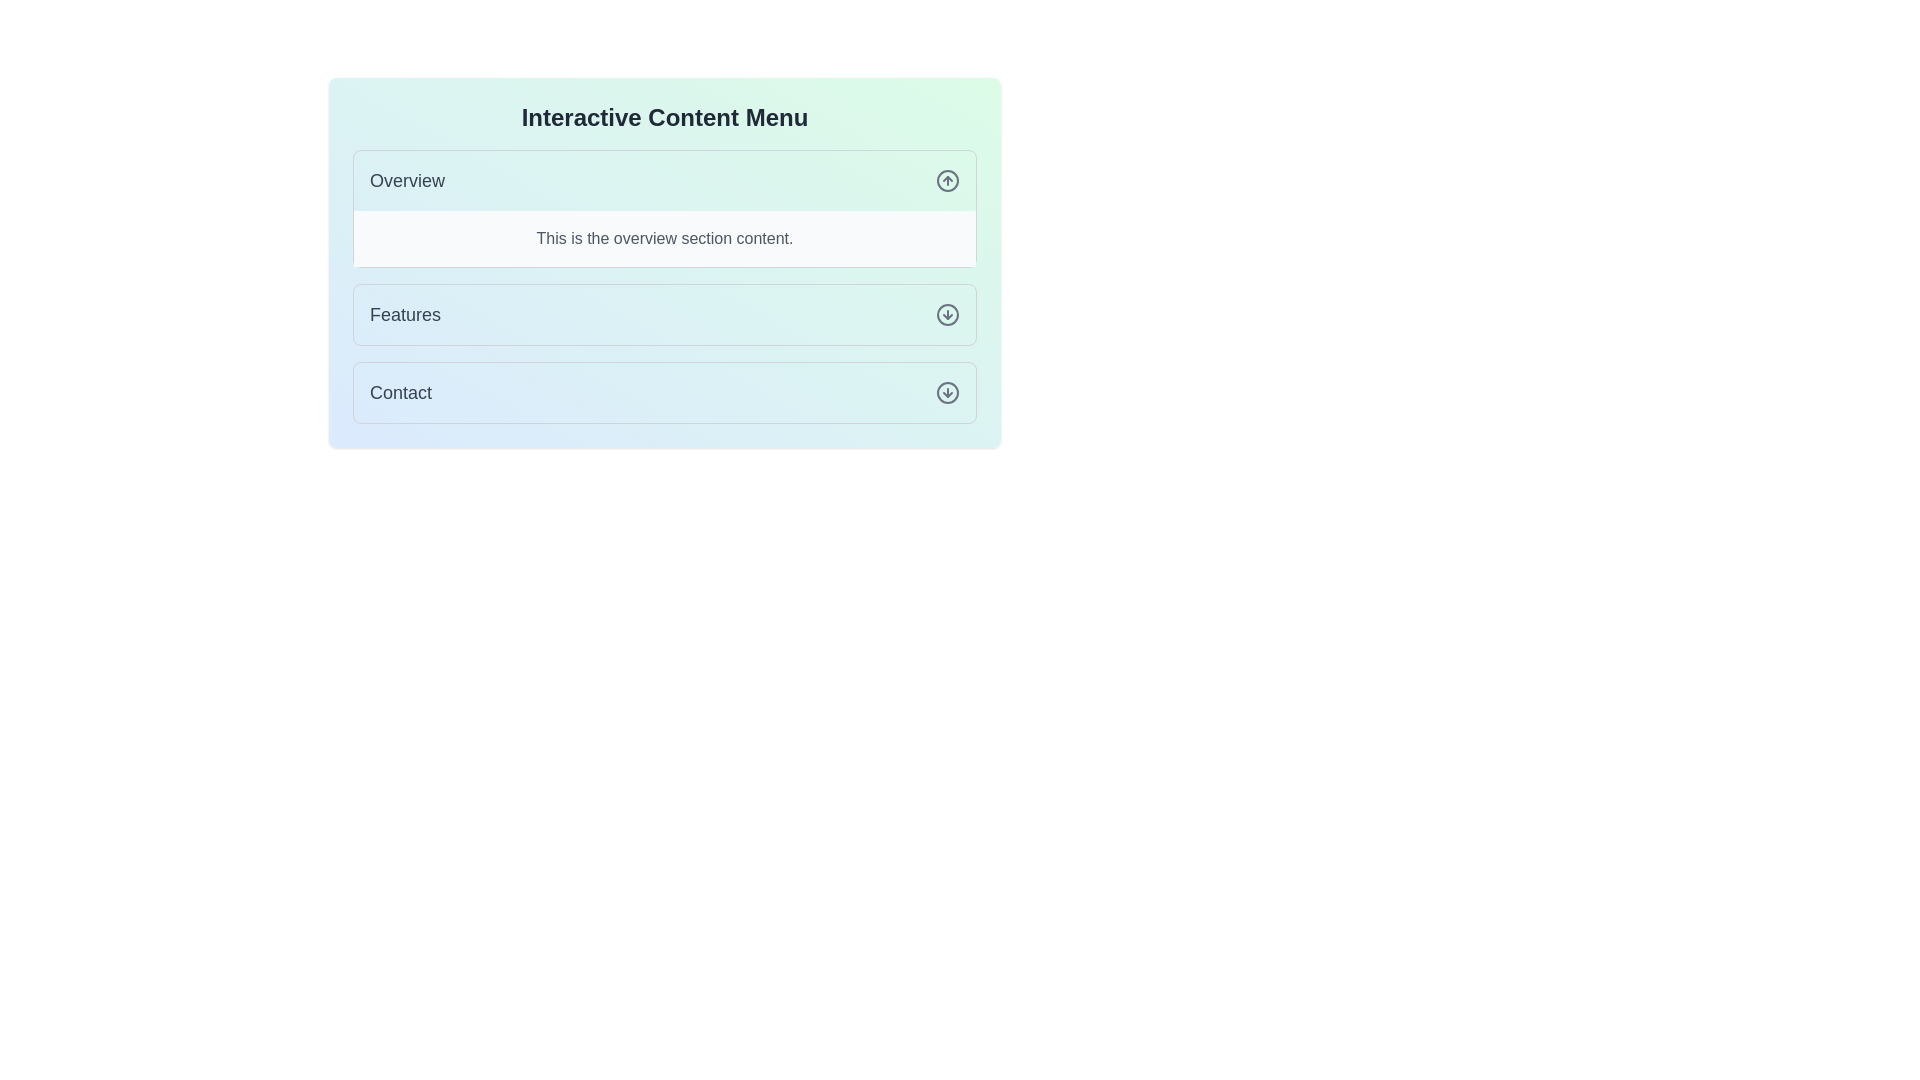 Image resolution: width=1920 pixels, height=1080 pixels. What do you see at coordinates (947, 393) in the screenshot?
I see `the expandable menu icon located to the right of the 'Contact' row in the vertically stacked menu` at bounding box center [947, 393].